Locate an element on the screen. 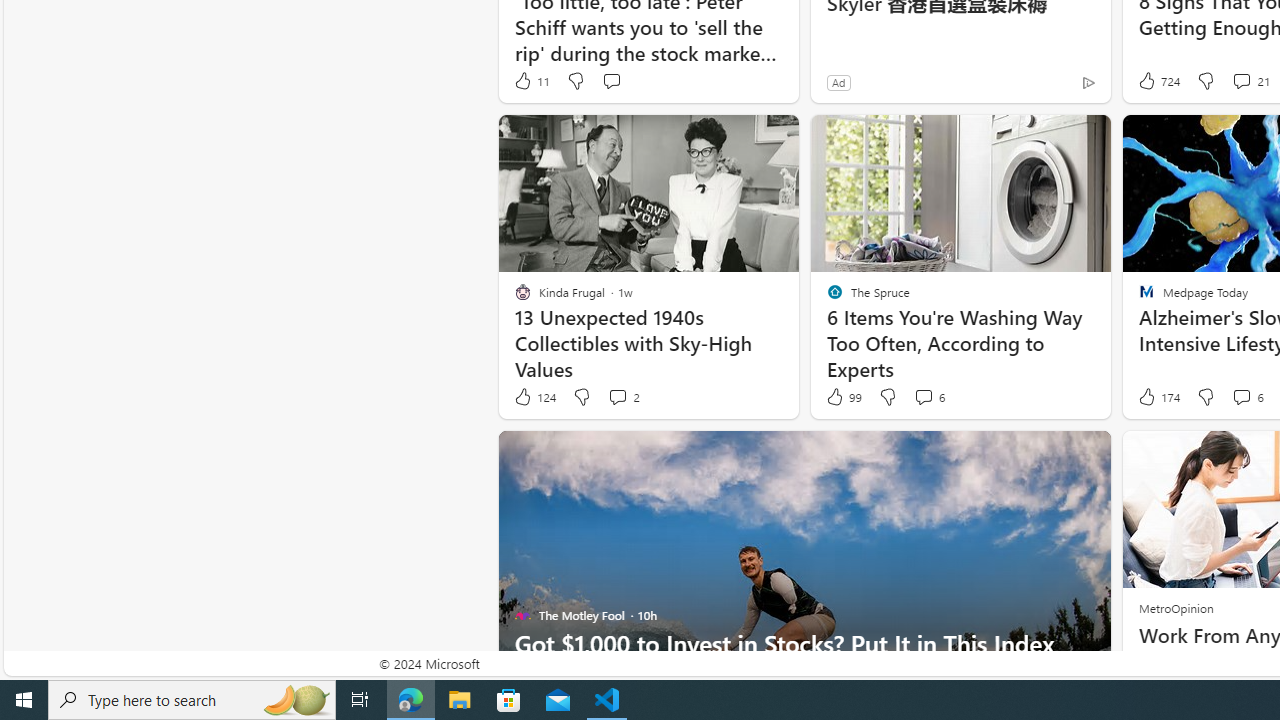 The image size is (1280, 720). 'View comments 21 Comment' is located at coordinates (1240, 80).